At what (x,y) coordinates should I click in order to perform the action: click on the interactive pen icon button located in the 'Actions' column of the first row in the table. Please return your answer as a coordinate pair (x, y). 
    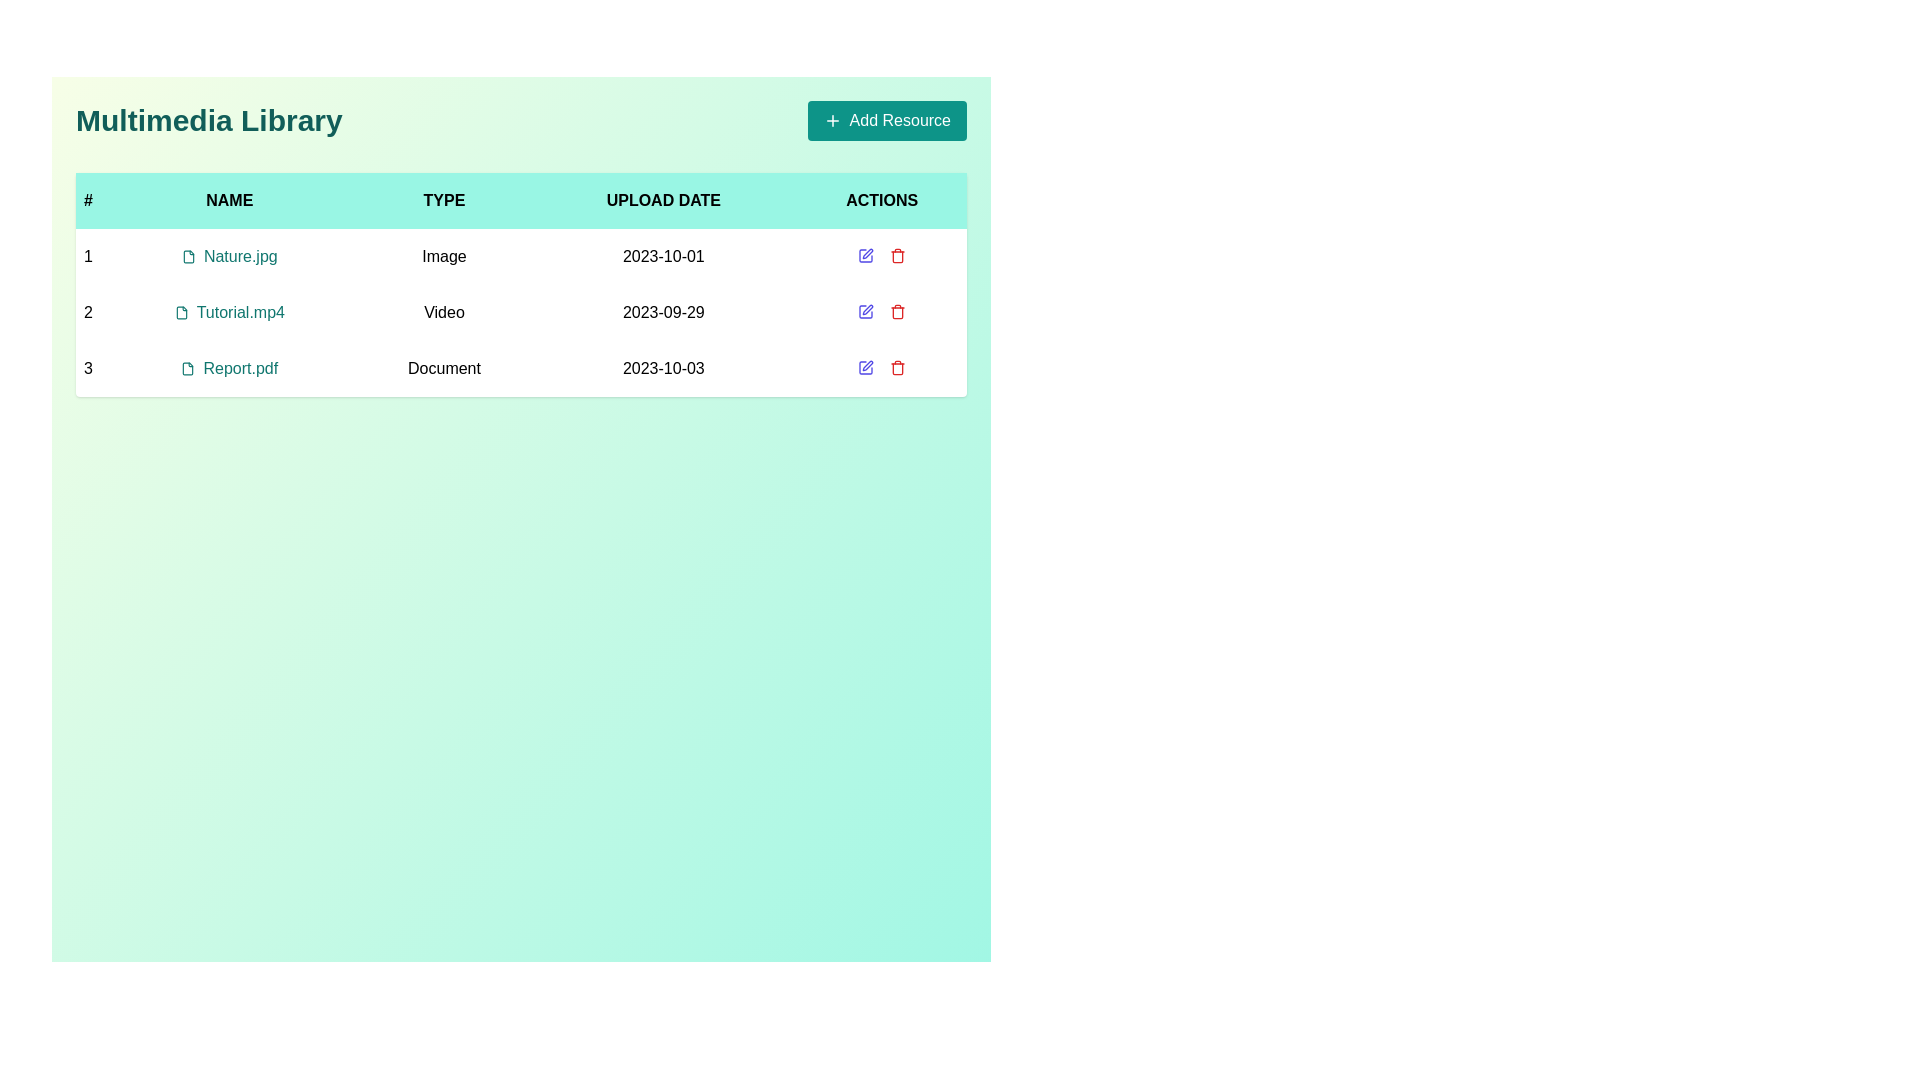
    Looking at the image, I should click on (865, 254).